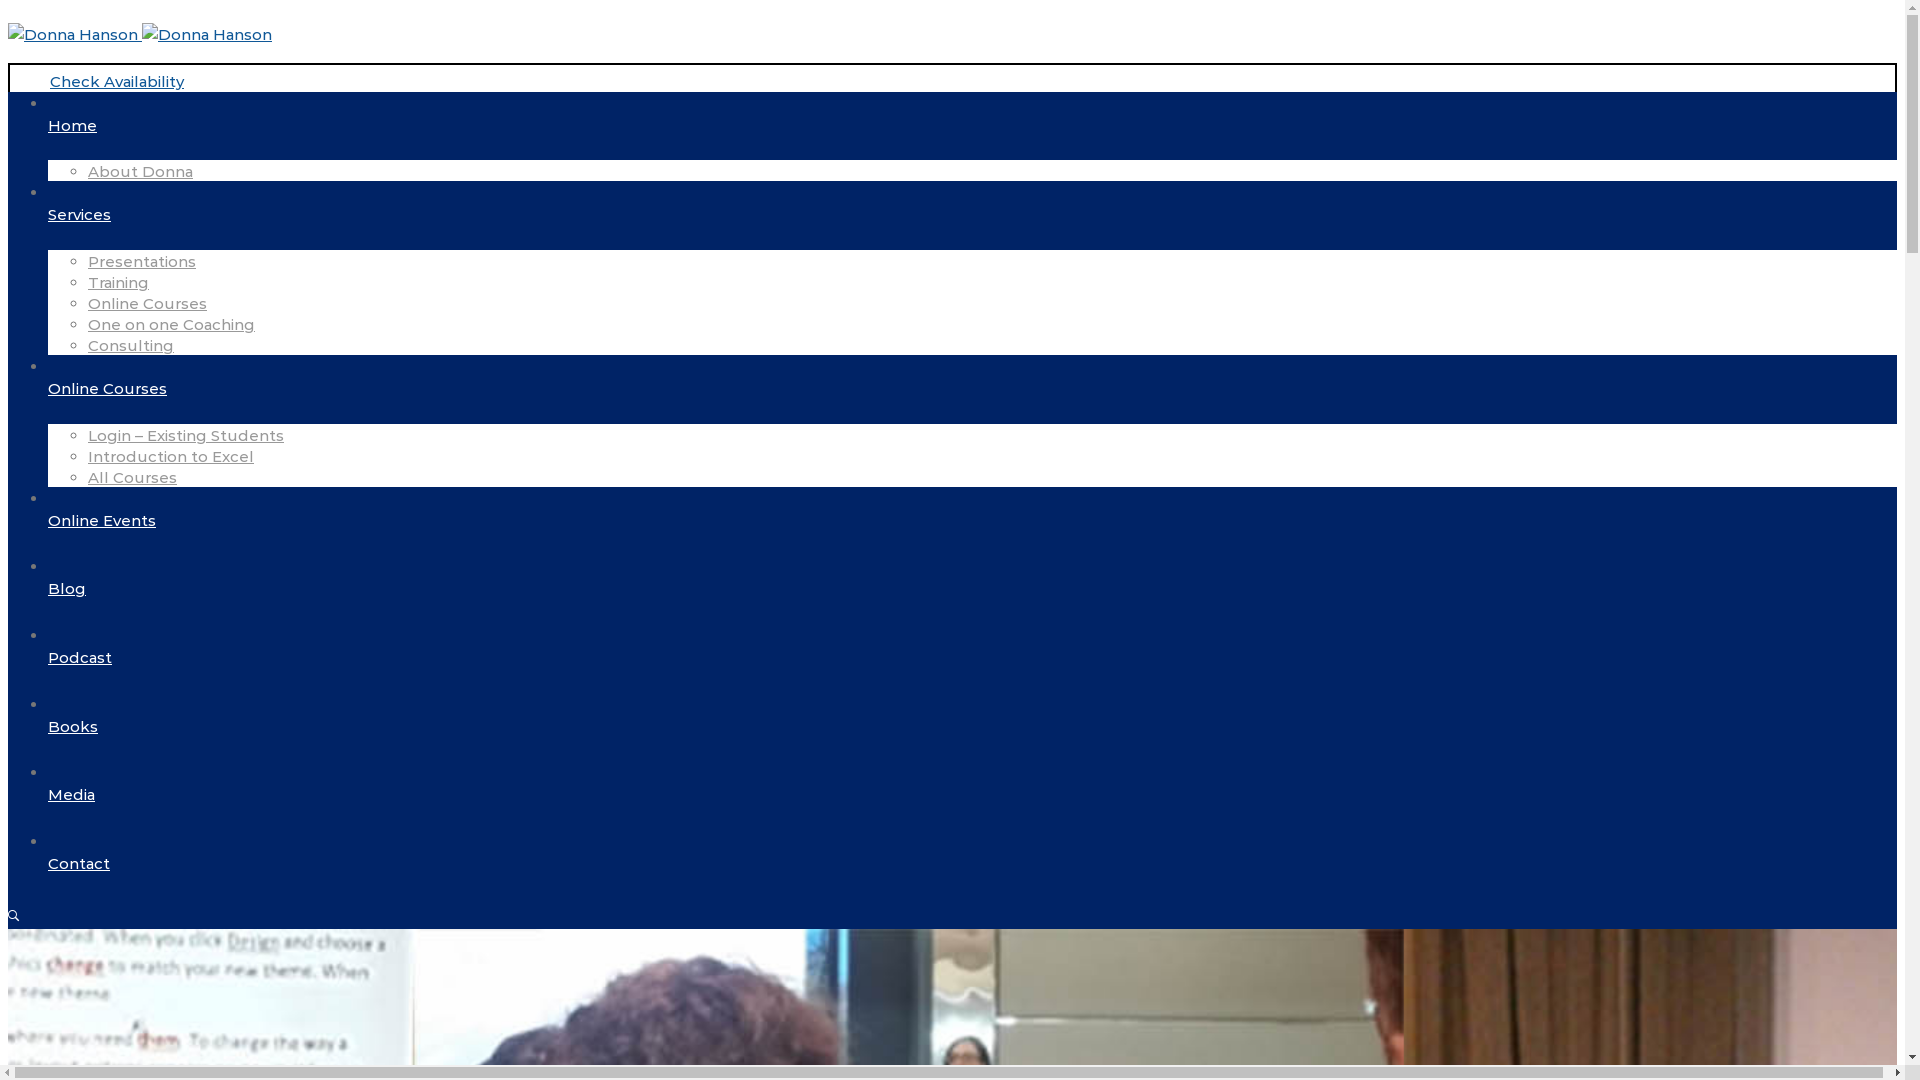  What do you see at coordinates (86, 304) in the screenshot?
I see `'Online Courses'` at bounding box center [86, 304].